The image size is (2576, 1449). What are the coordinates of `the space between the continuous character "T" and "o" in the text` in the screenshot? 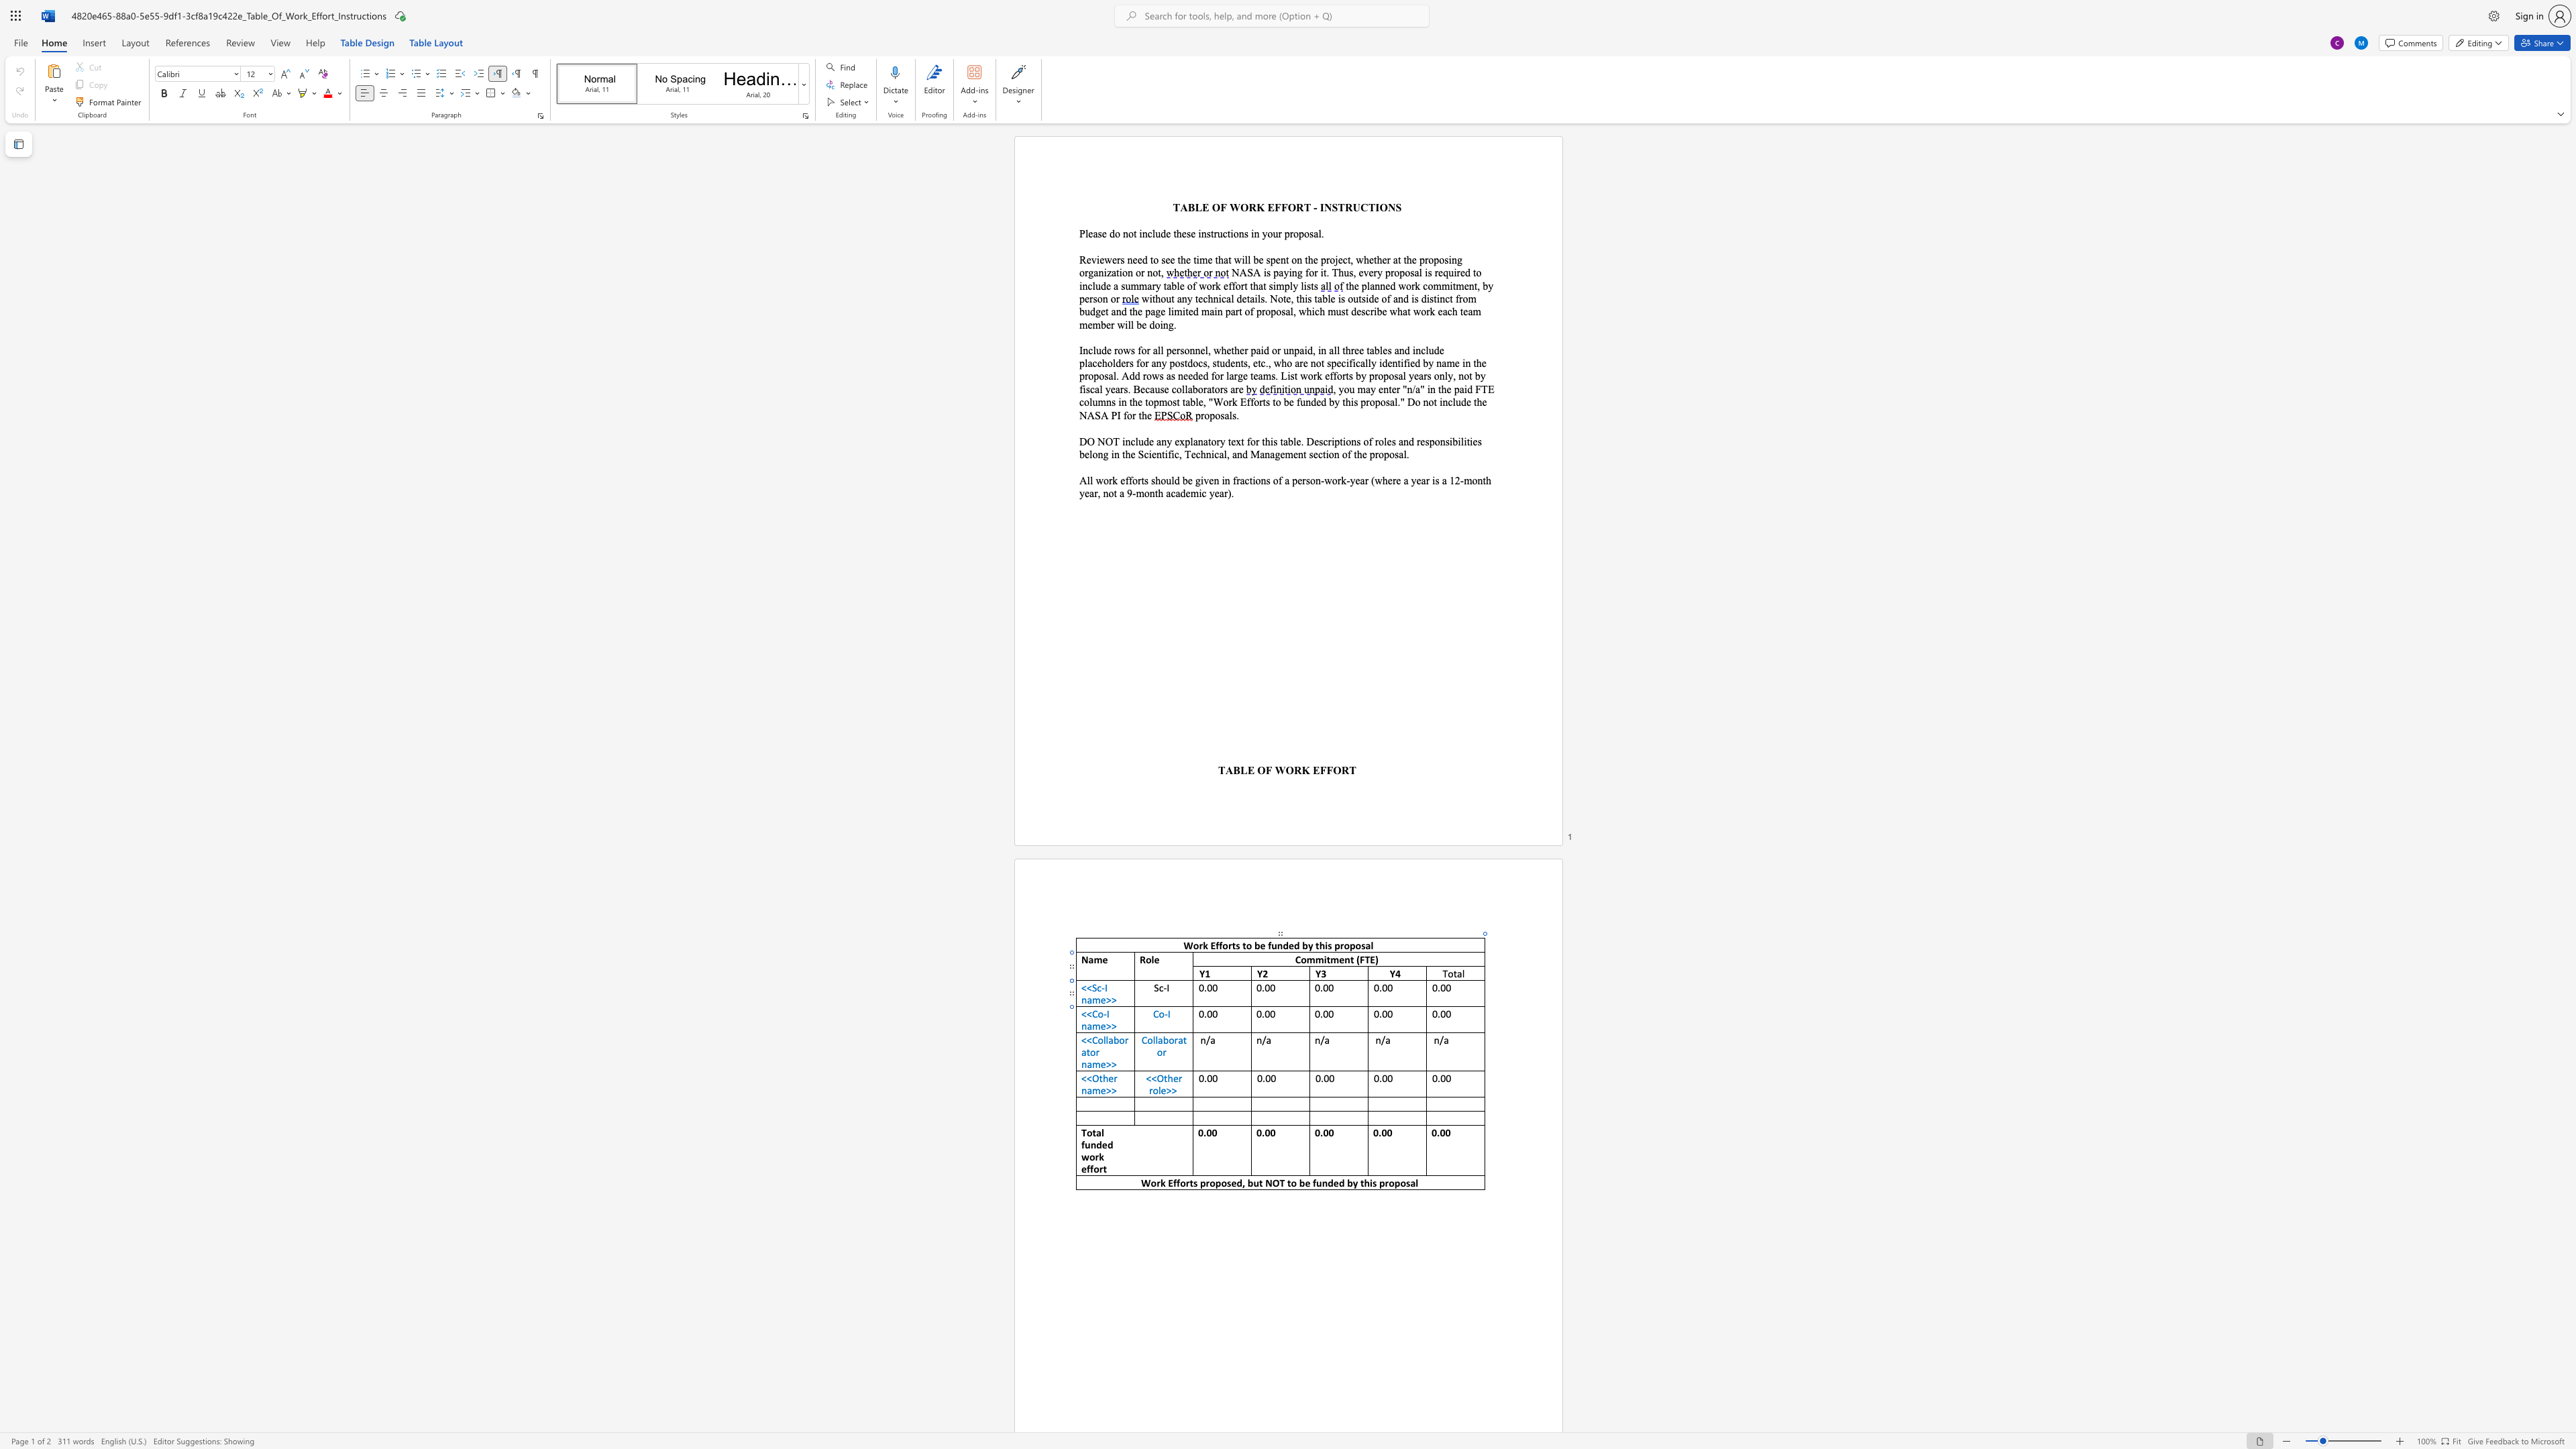 It's located at (1087, 1132).